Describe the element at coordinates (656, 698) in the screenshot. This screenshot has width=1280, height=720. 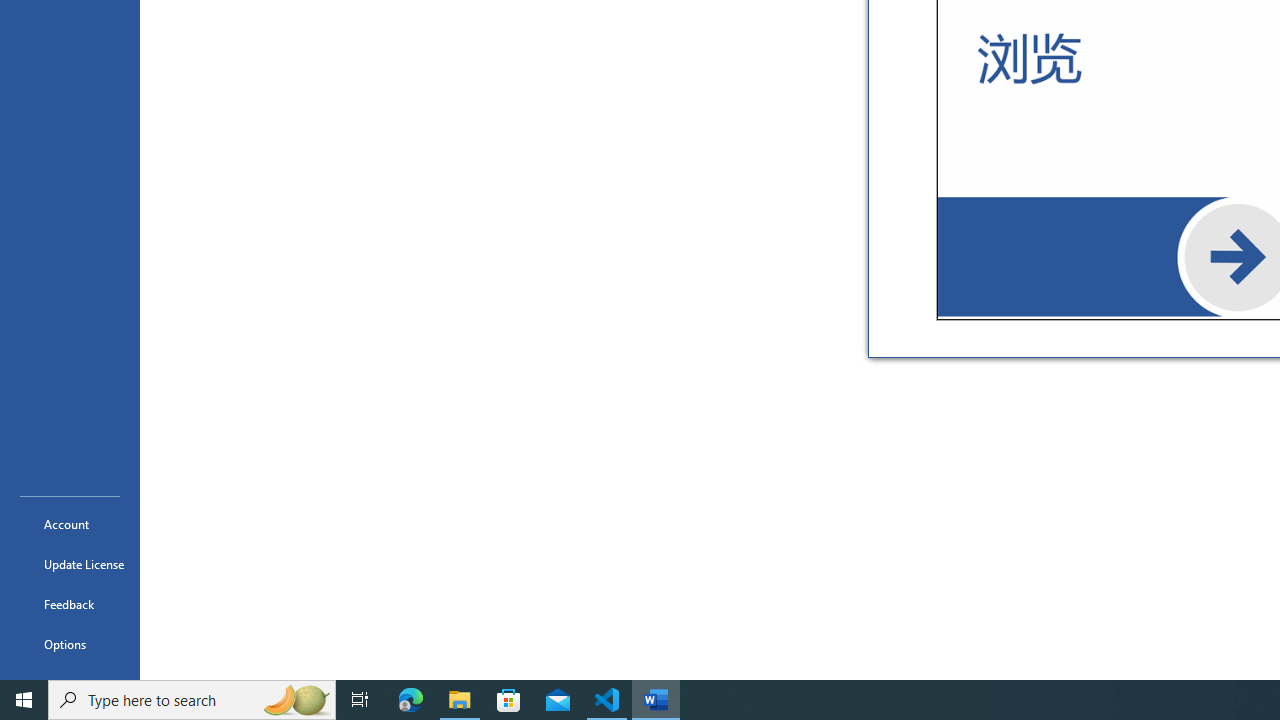
I see `'Word - 1 running window'` at that location.